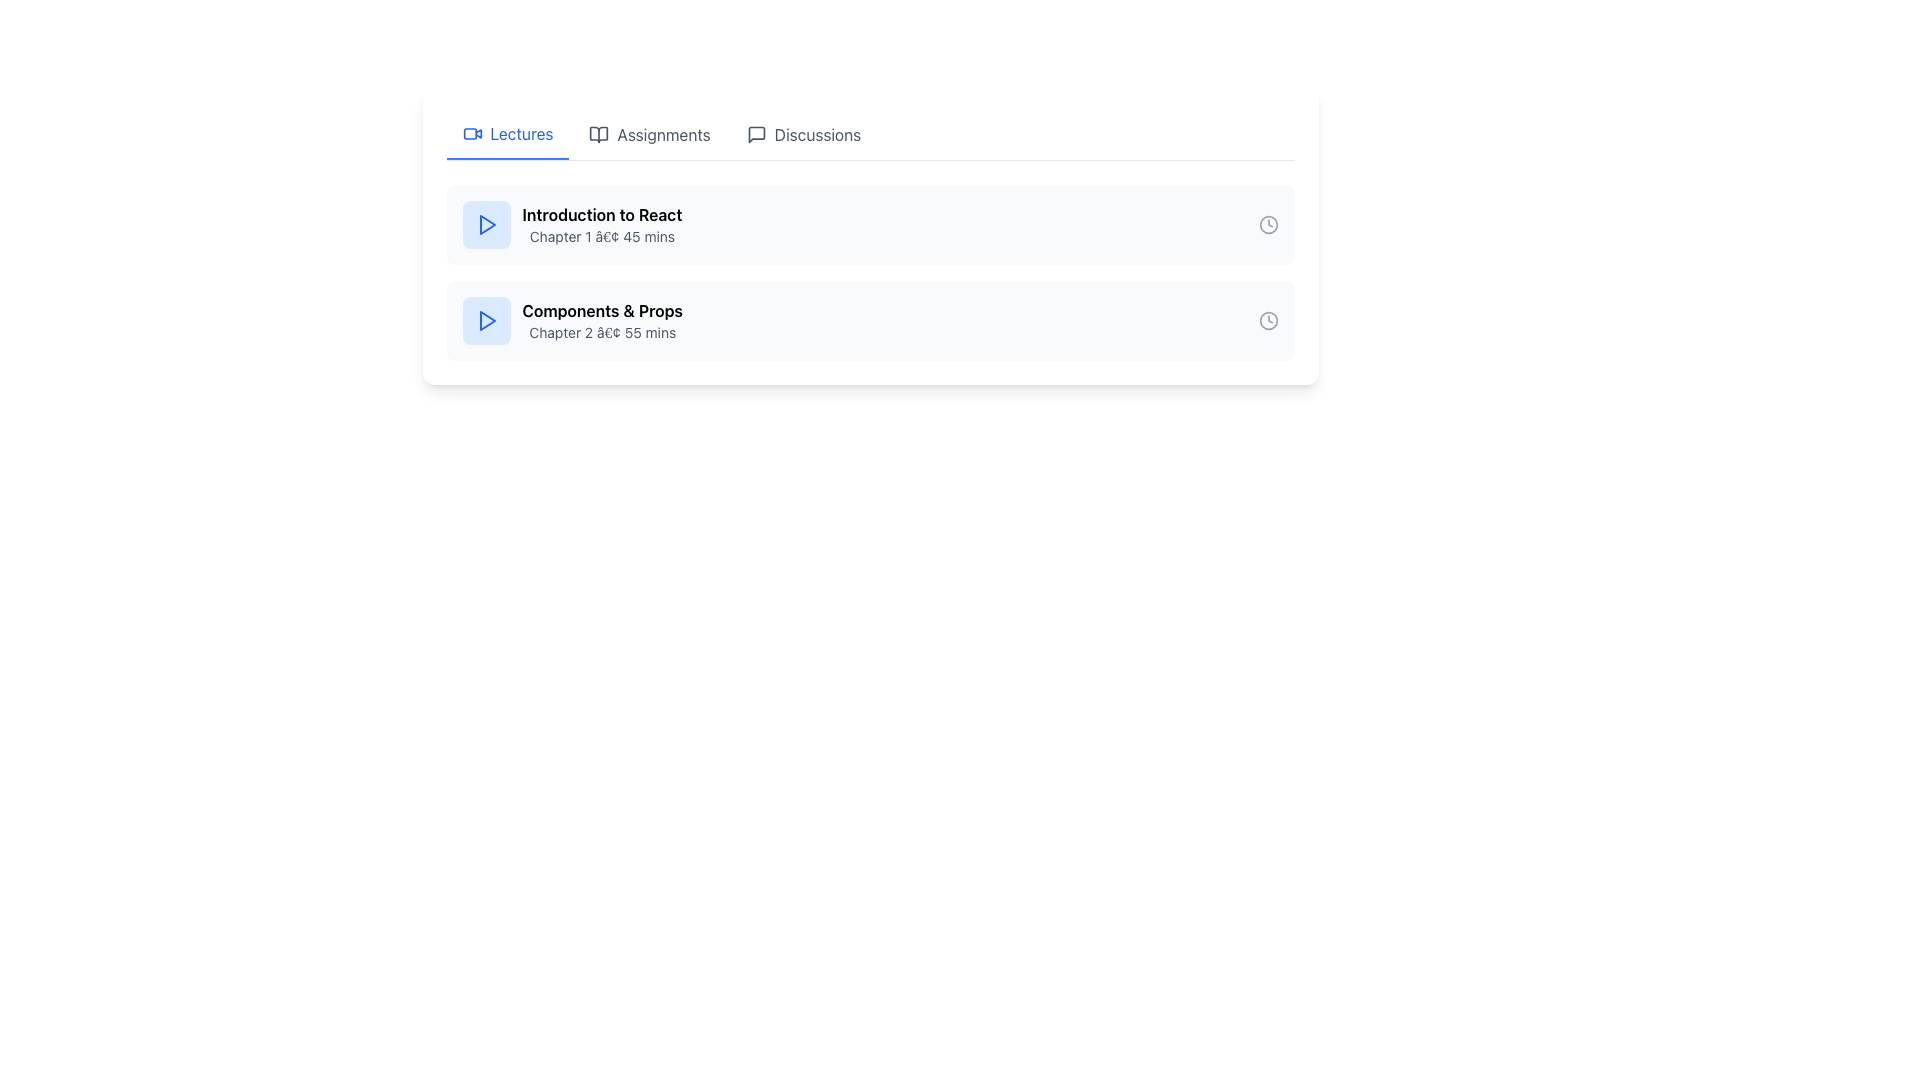 The image size is (1920, 1080). I want to click on the Lectures section icon, which is the leftmost item in the section header, positioned in the upper portion of the display content area, so click(471, 134).